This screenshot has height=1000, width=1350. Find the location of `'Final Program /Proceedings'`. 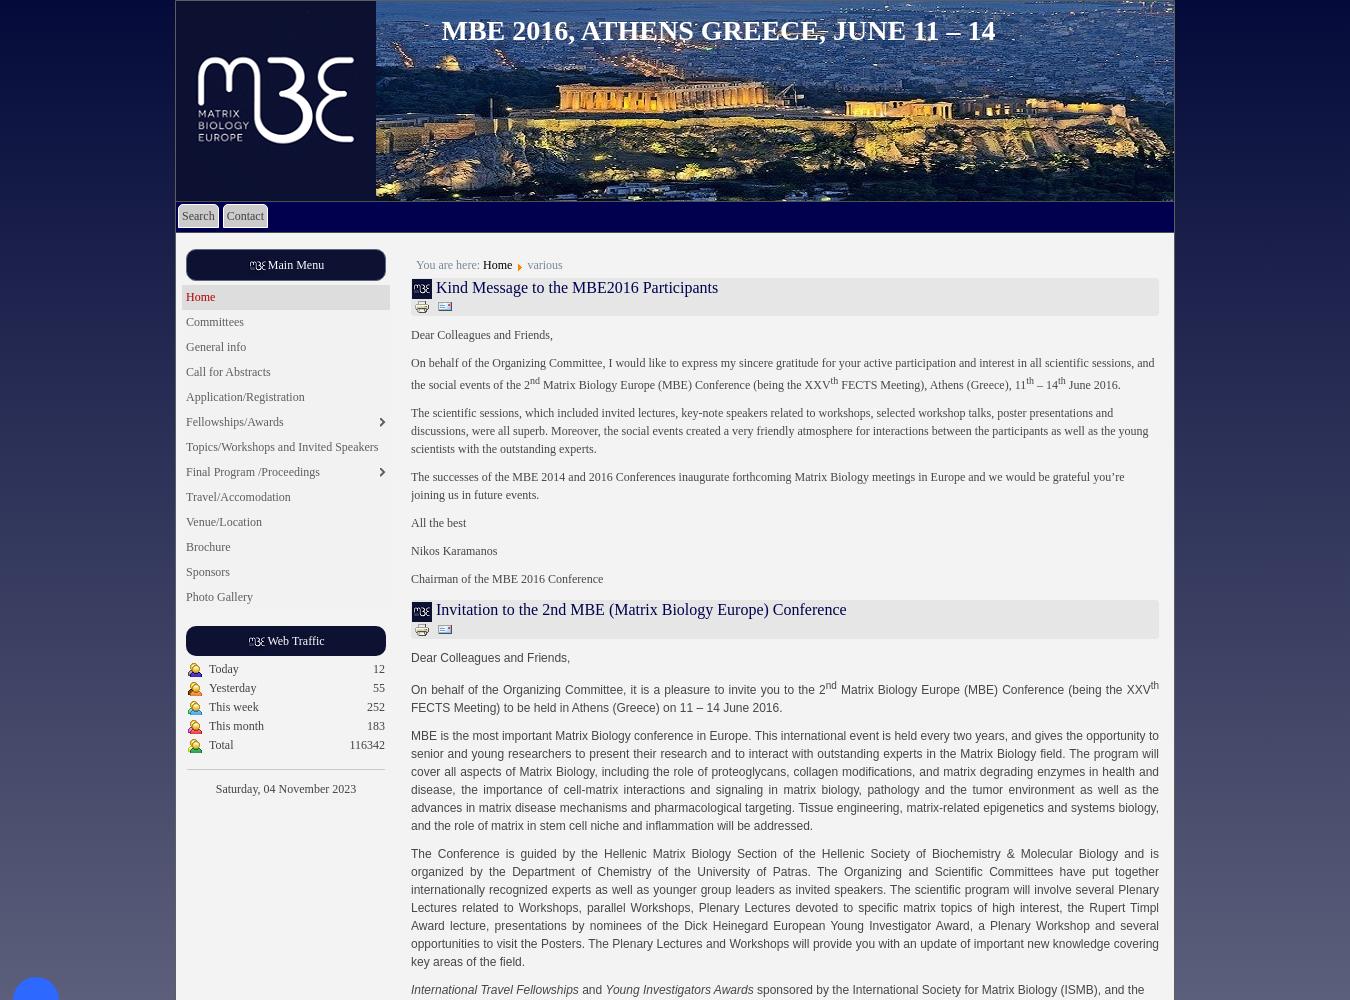

'Final Program /Proceedings' is located at coordinates (251, 471).